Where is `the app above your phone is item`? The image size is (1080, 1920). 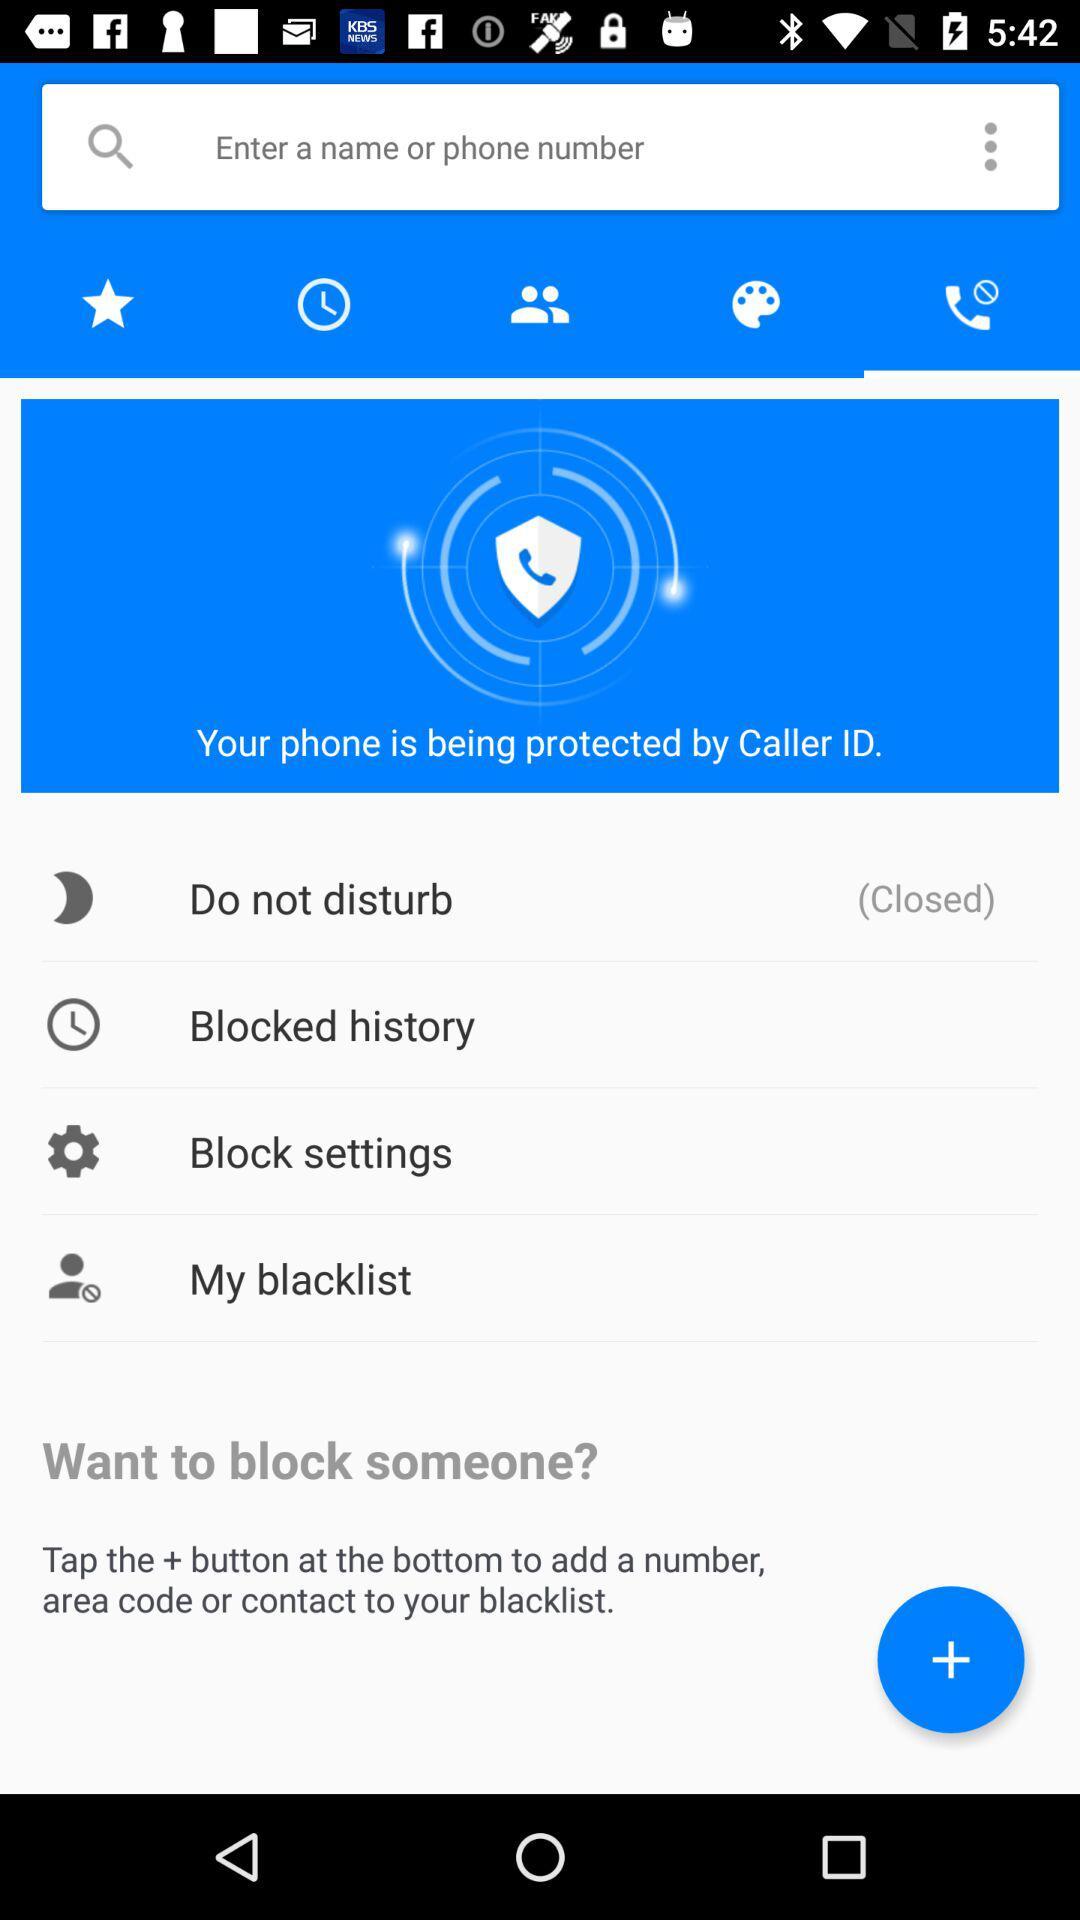
the app above your phone is item is located at coordinates (971, 303).